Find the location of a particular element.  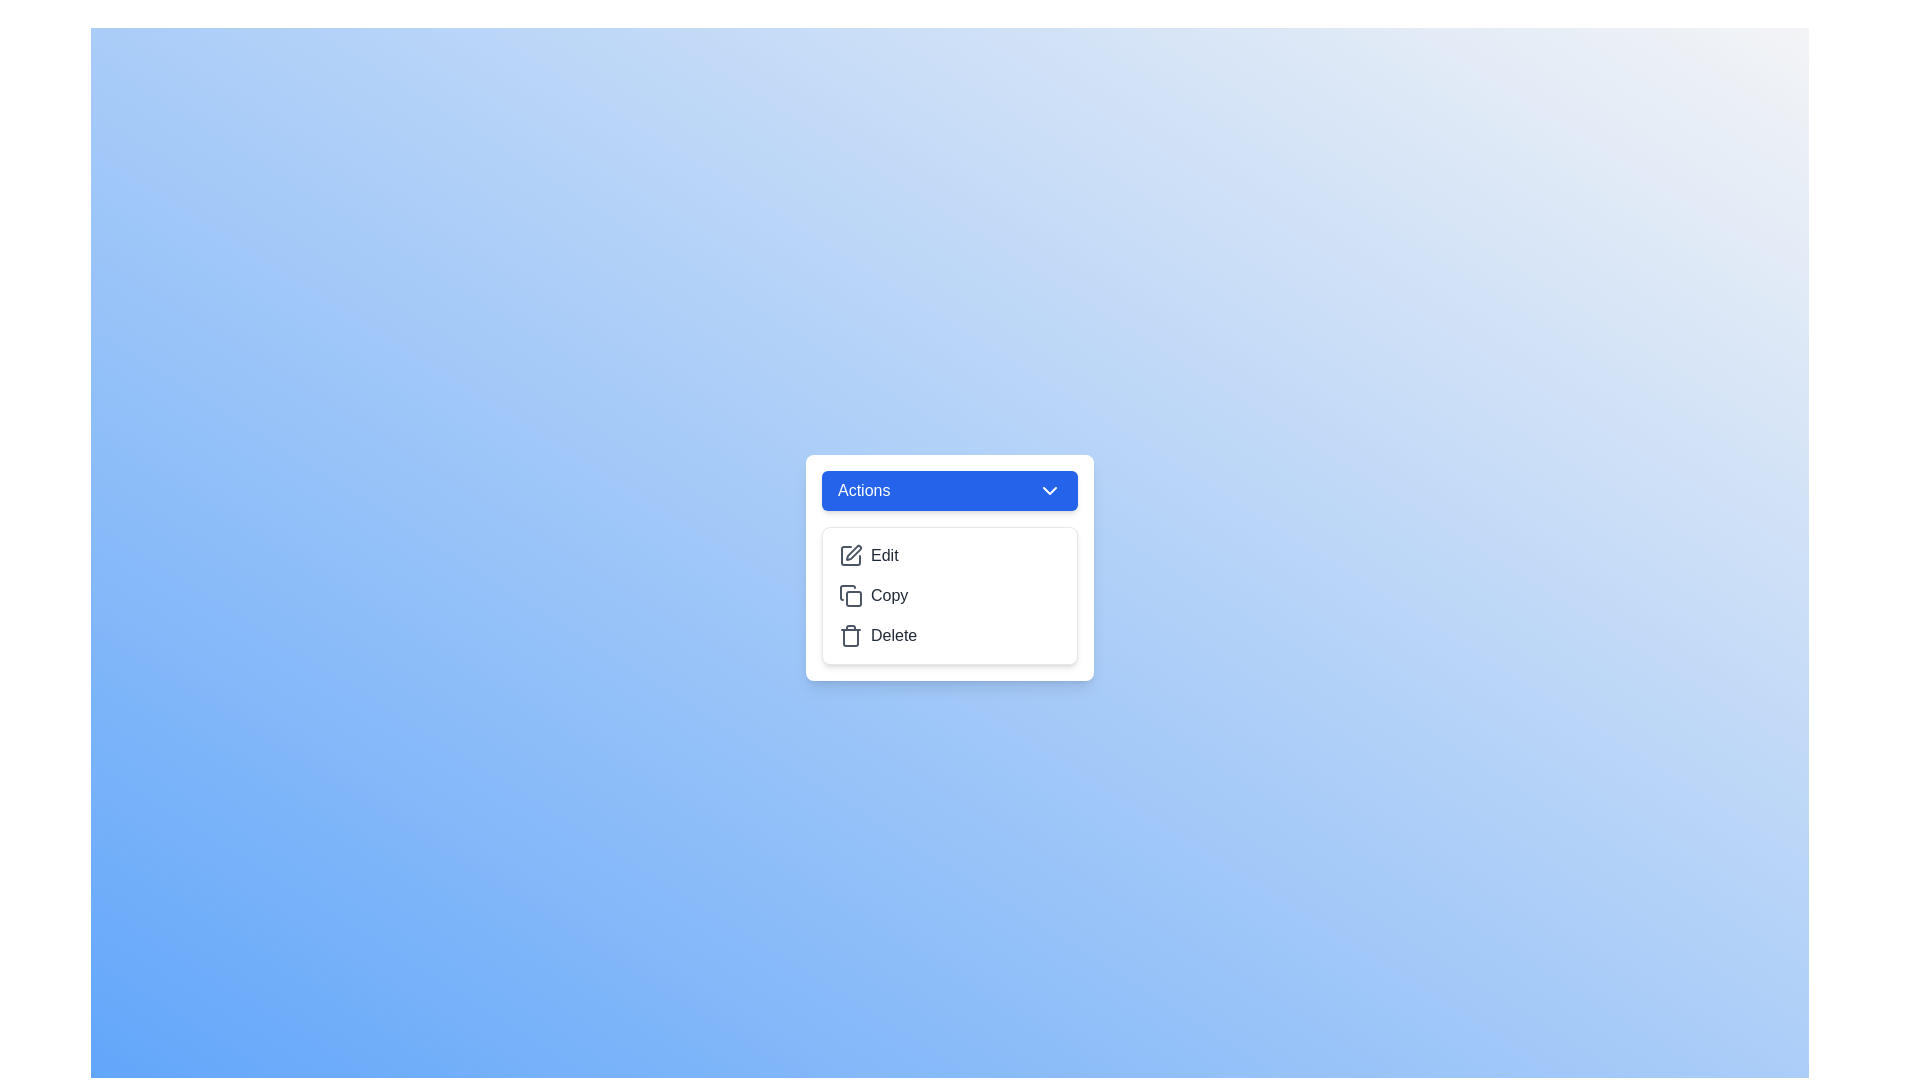

to select the 'Copy' option from the dropdown menu labeled 'Actions', which is the second item in the list between 'Edit' and 'Delete' is located at coordinates (949, 595).